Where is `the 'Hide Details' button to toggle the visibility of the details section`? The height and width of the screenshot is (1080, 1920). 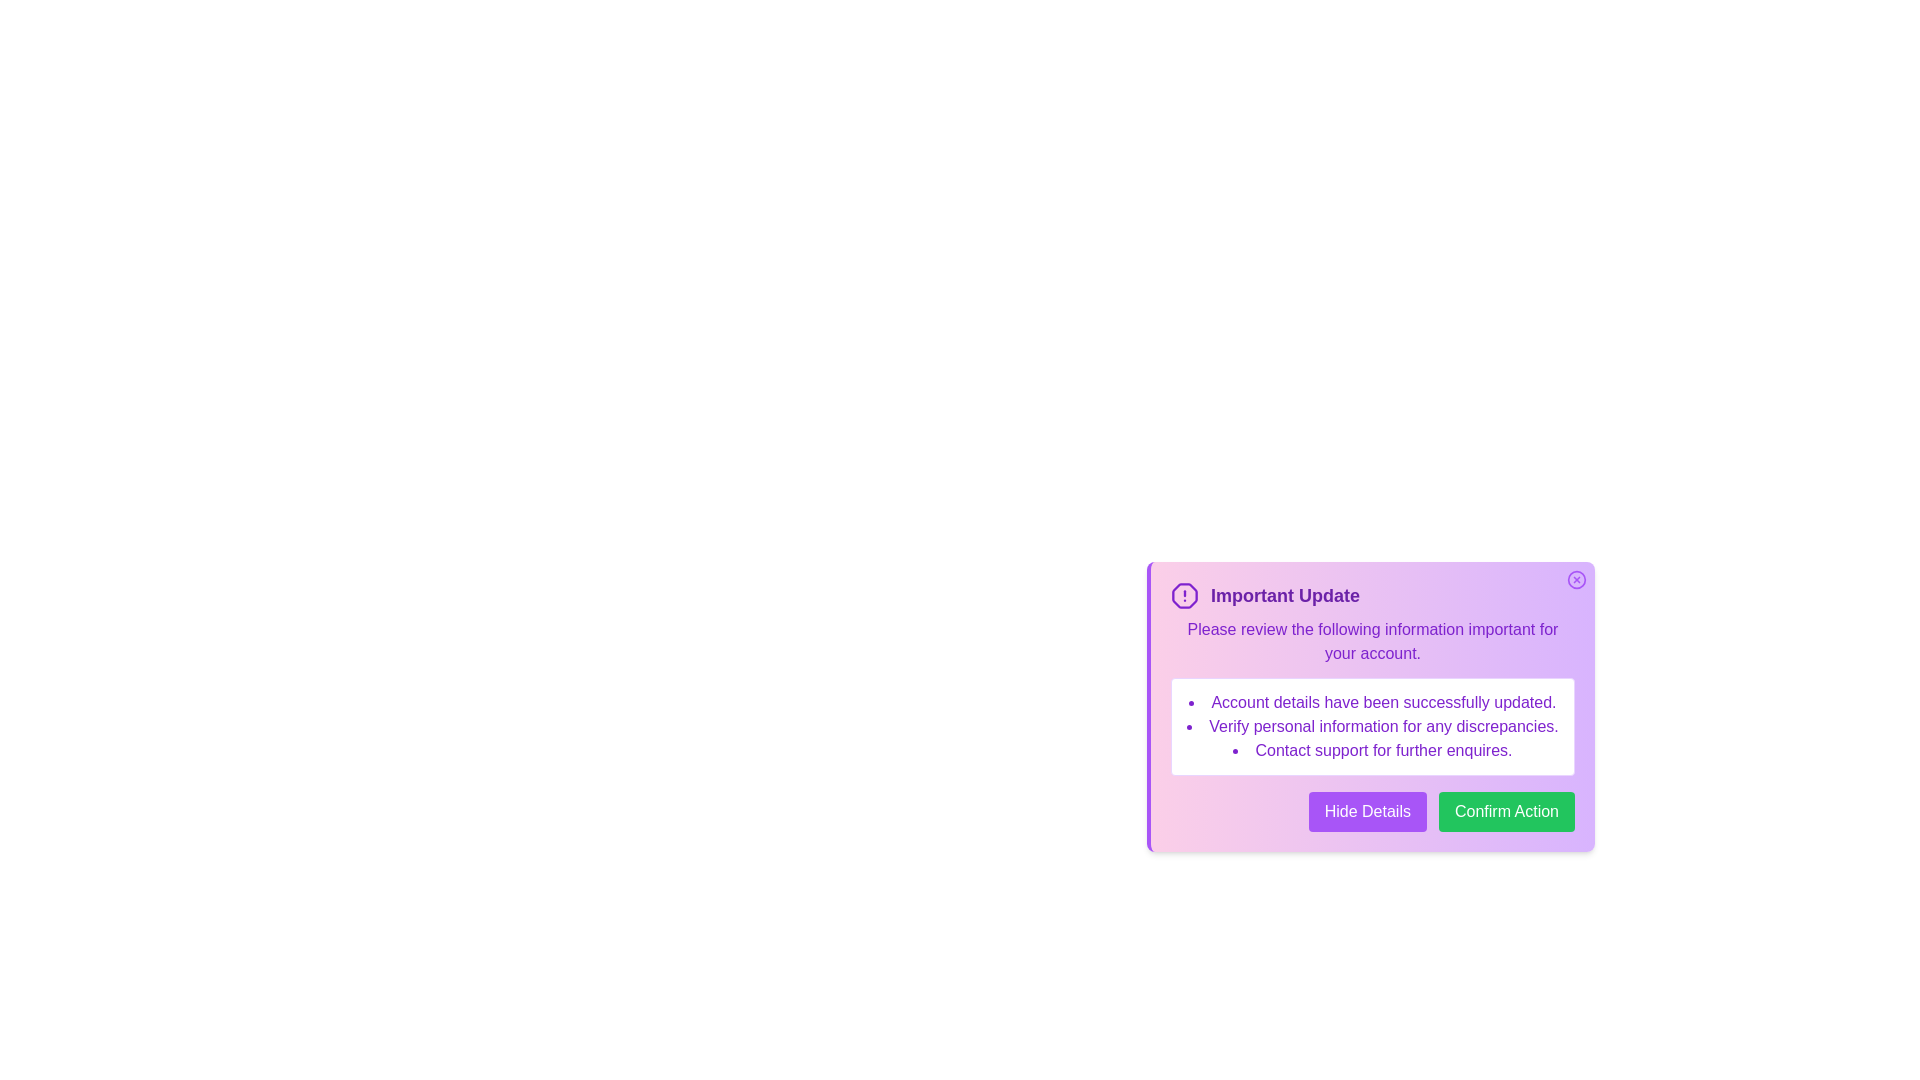 the 'Hide Details' button to toggle the visibility of the details section is located at coordinates (1366, 812).